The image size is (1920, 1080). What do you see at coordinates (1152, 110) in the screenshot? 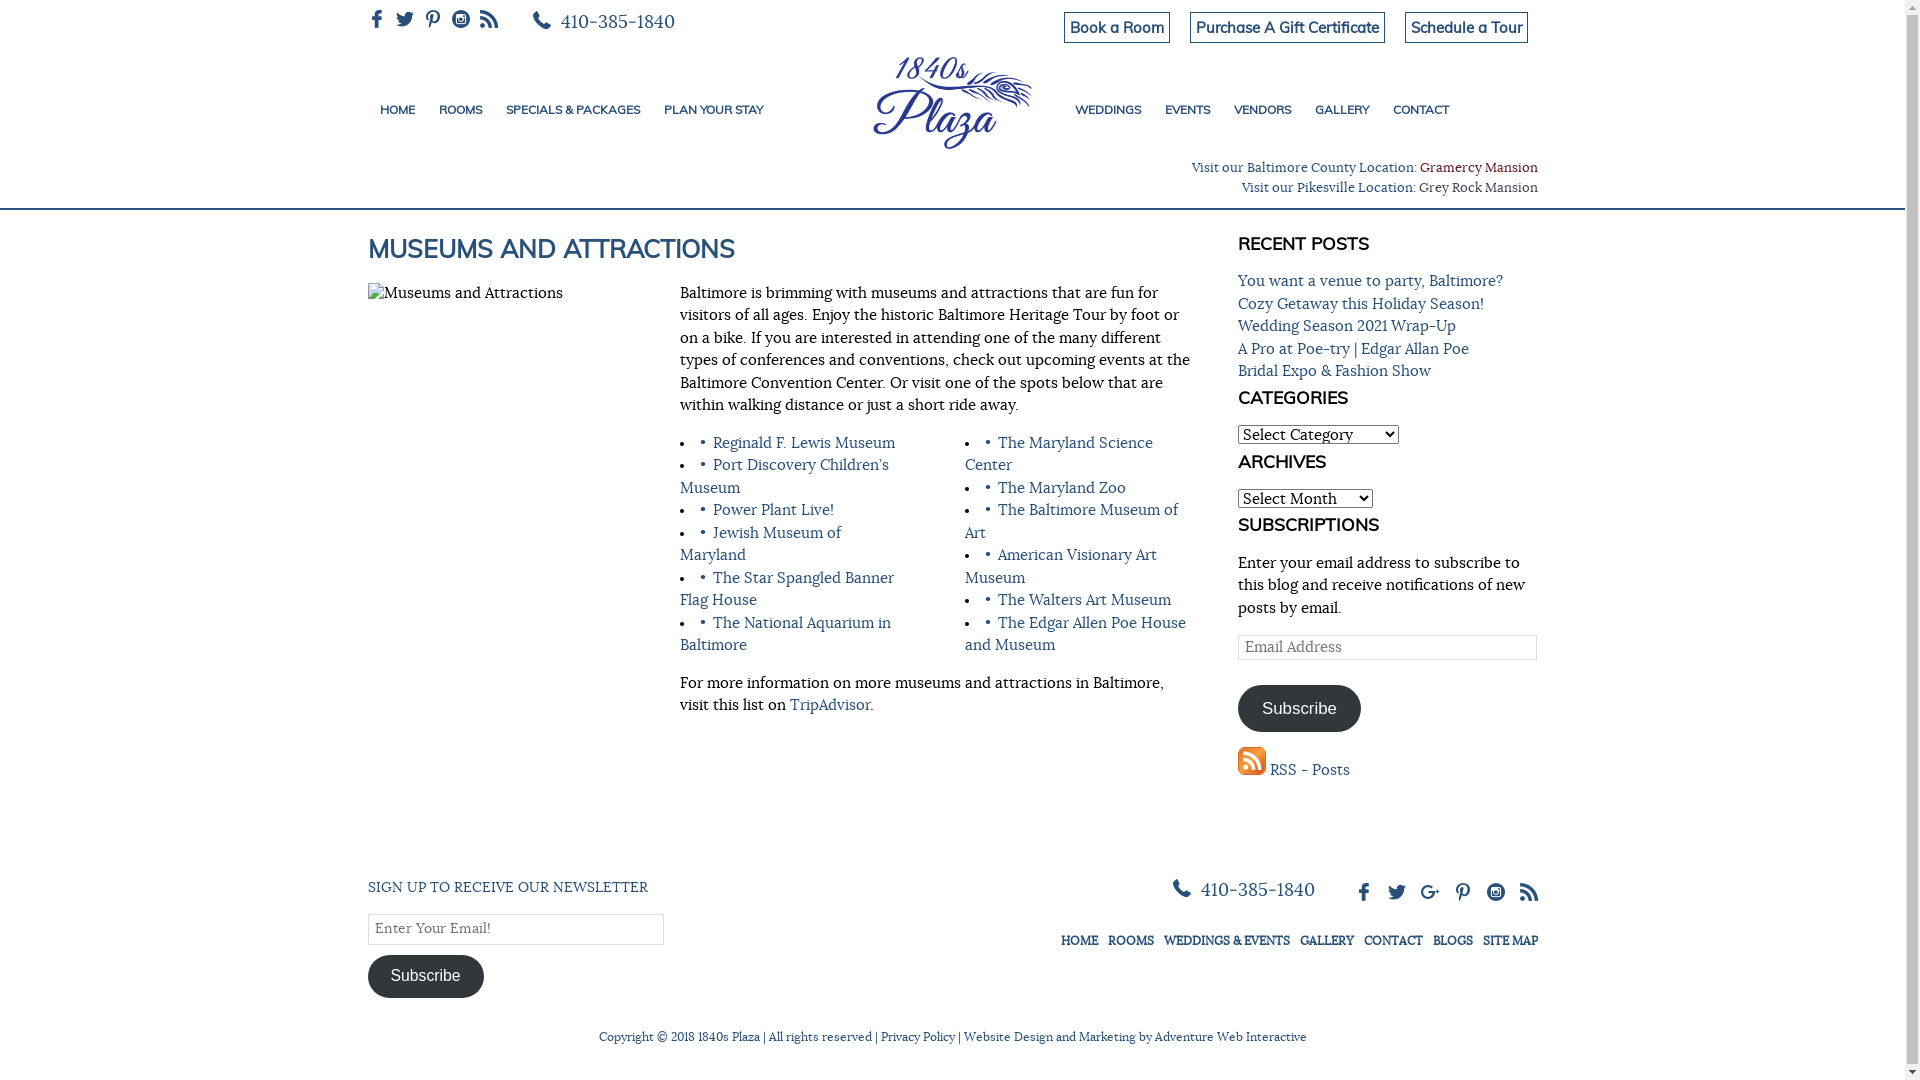
I see `'EVENTS'` at bounding box center [1152, 110].